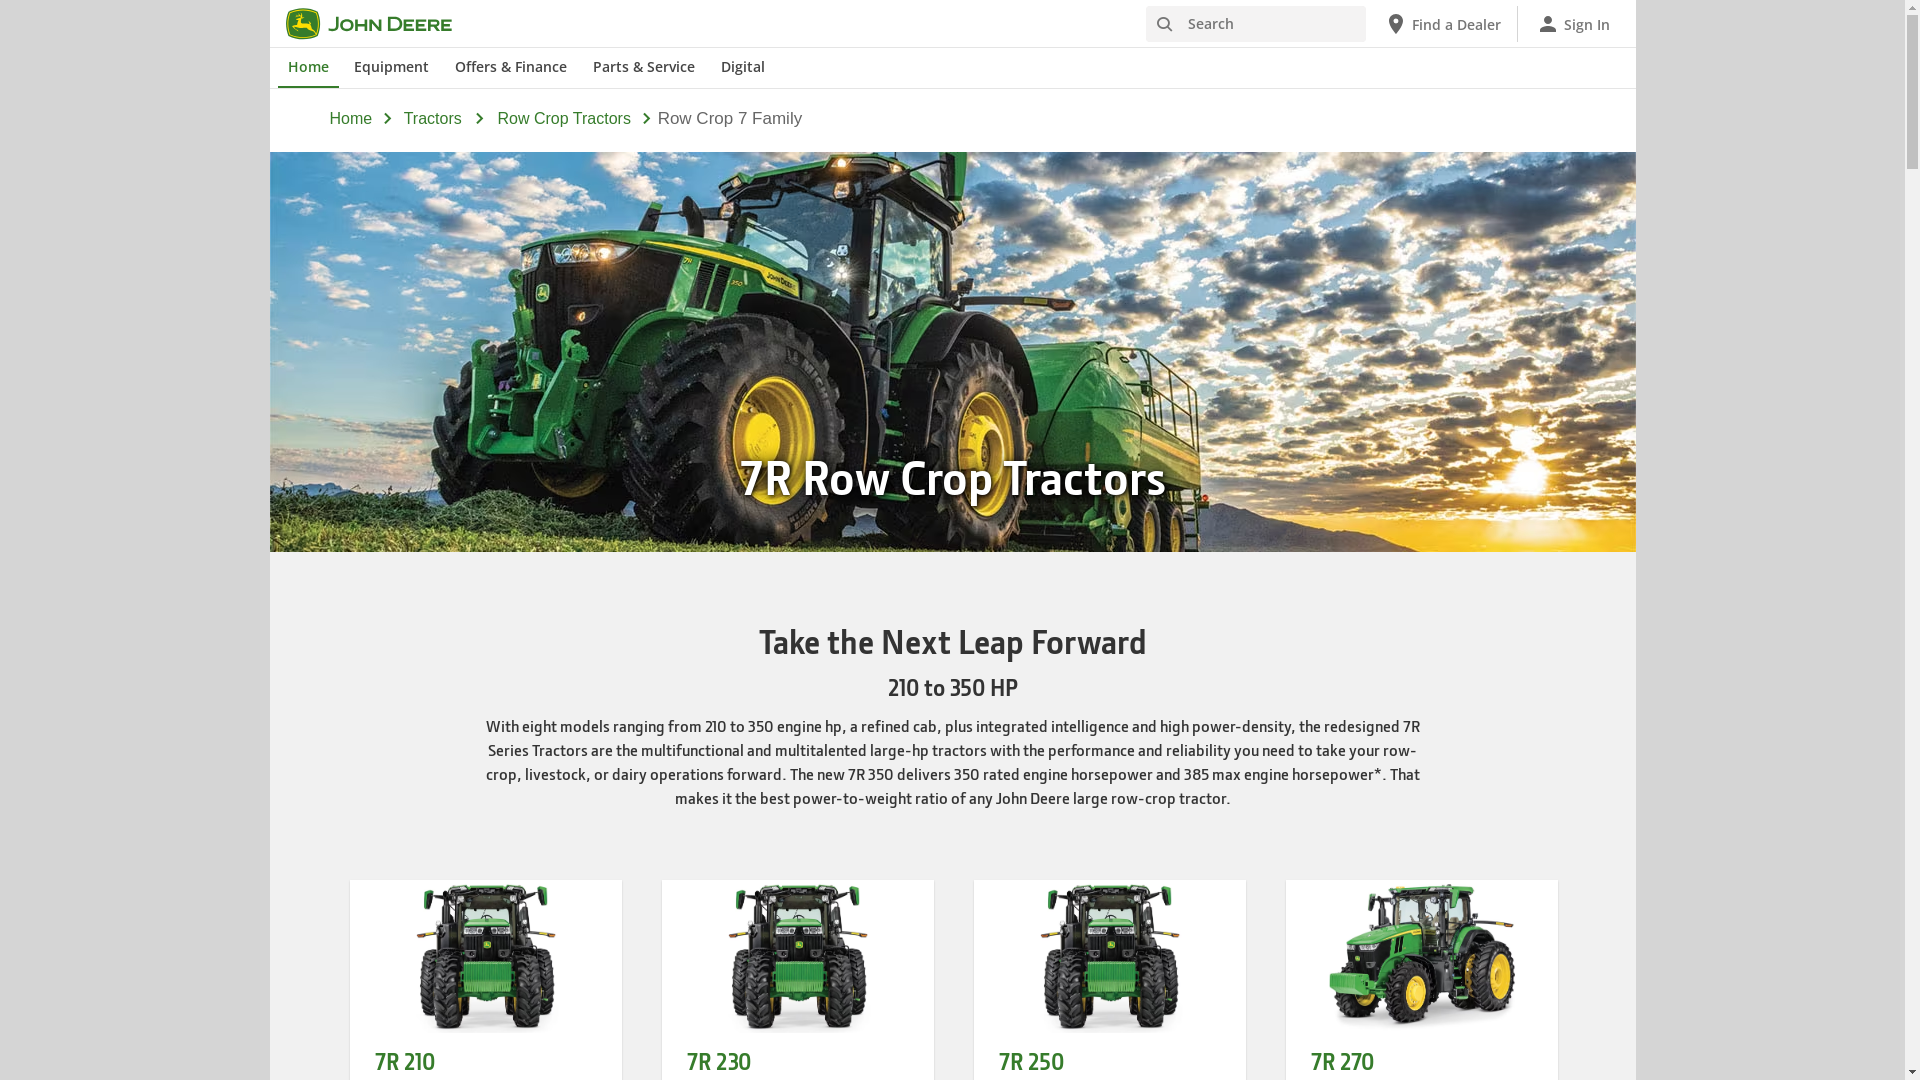 This screenshot has width=1920, height=1080. Describe the element at coordinates (563, 119) in the screenshot. I see `'Row Crop Tractors'` at that location.